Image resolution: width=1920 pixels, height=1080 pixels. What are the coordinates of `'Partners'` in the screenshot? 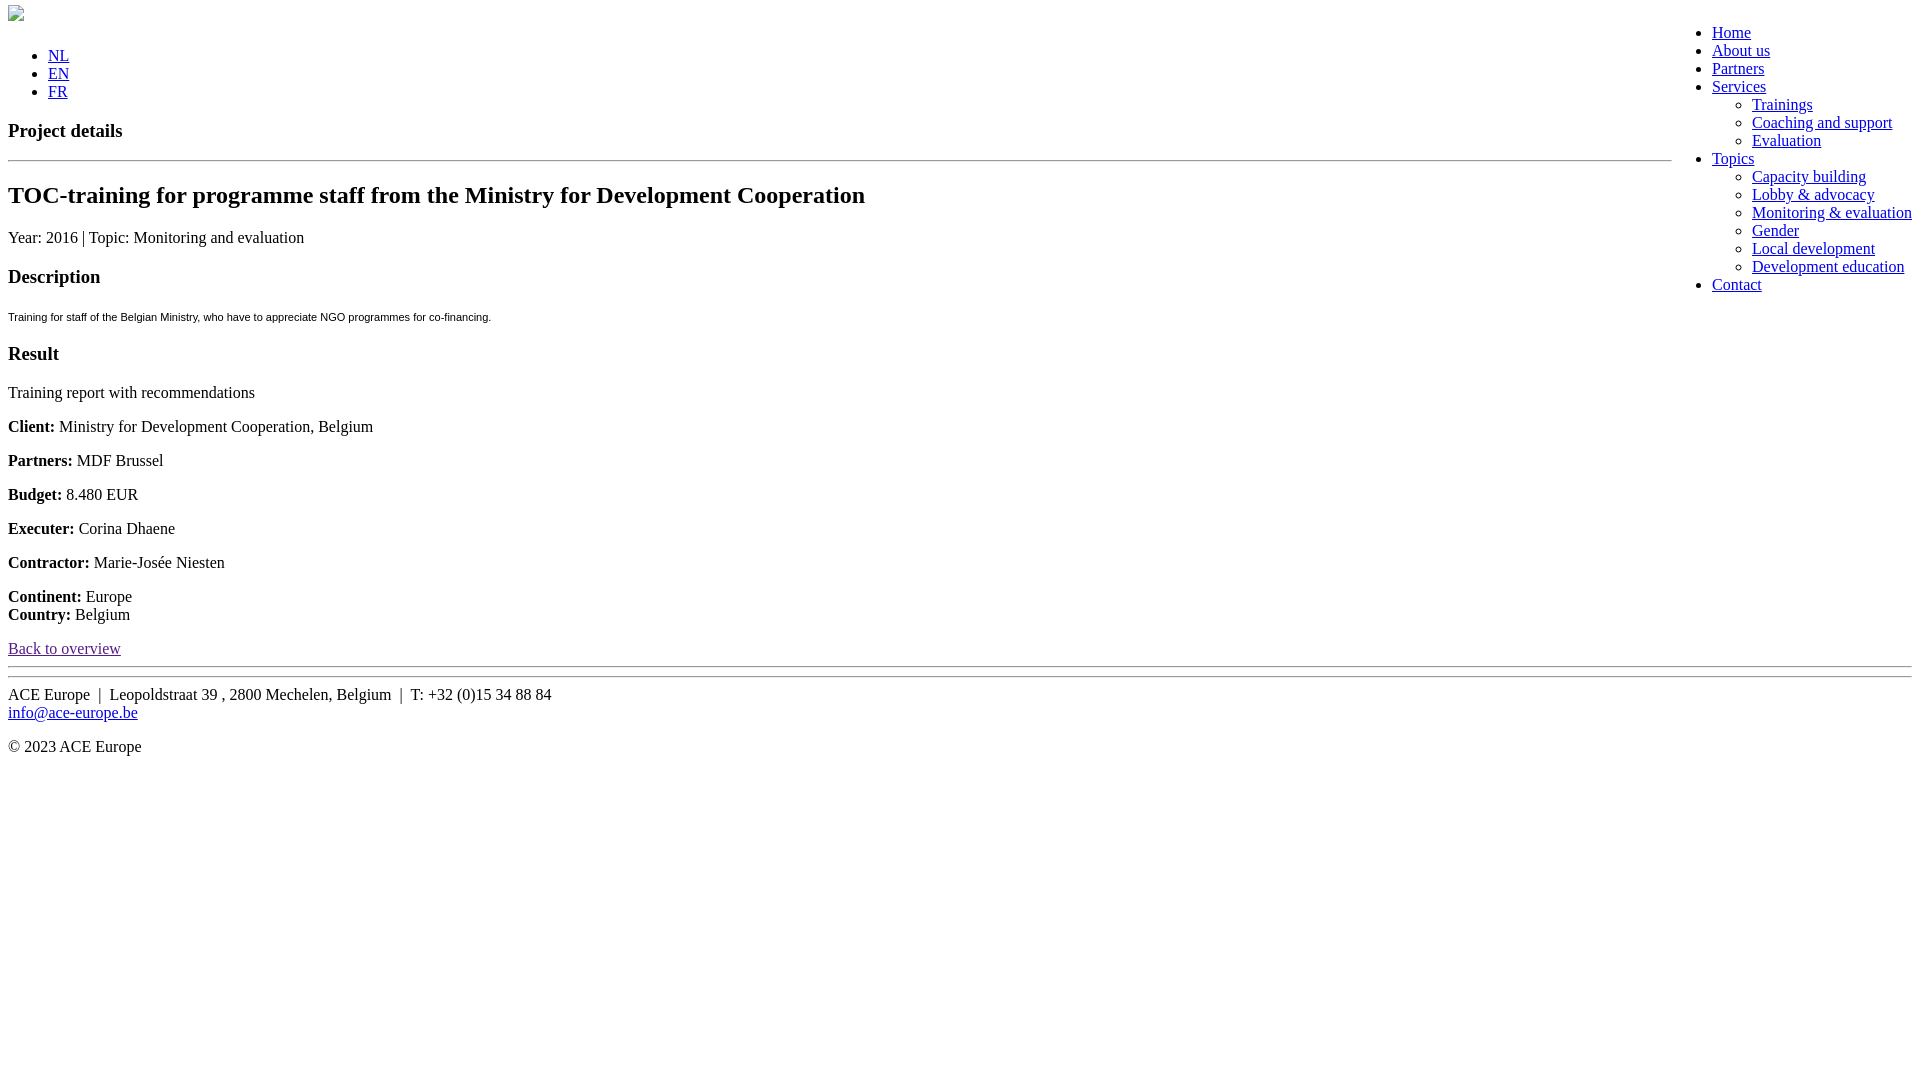 It's located at (1711, 67).